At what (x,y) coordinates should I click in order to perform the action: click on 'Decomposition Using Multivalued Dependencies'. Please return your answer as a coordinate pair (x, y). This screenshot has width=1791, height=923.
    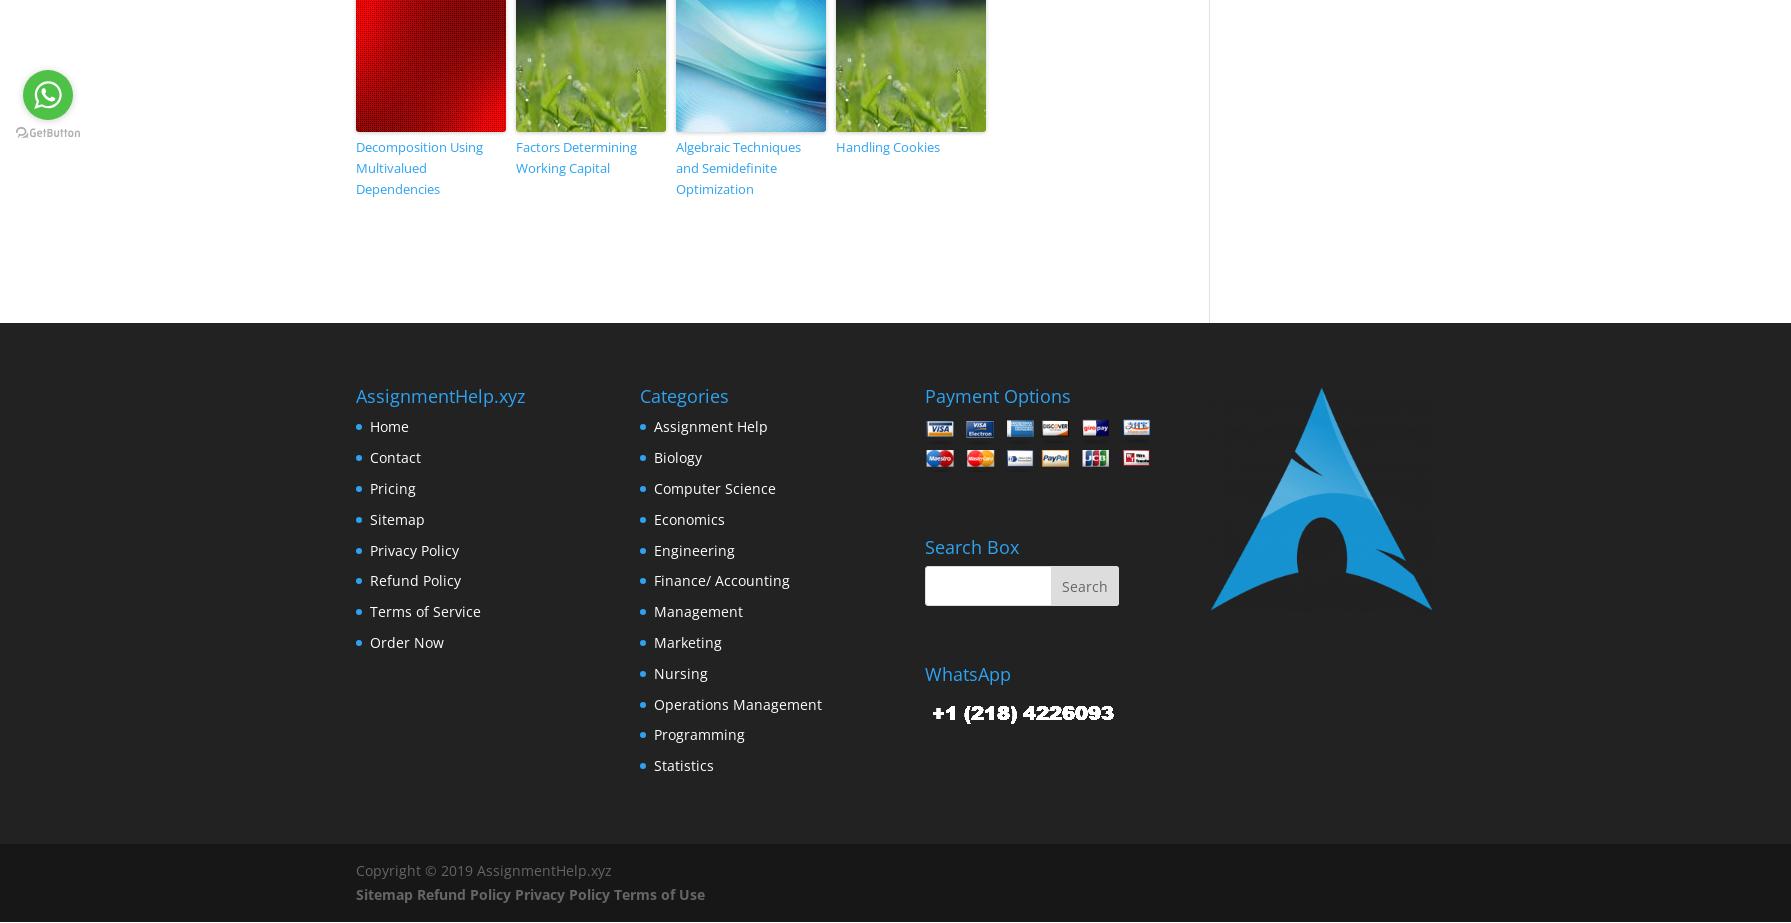
    Looking at the image, I should click on (354, 167).